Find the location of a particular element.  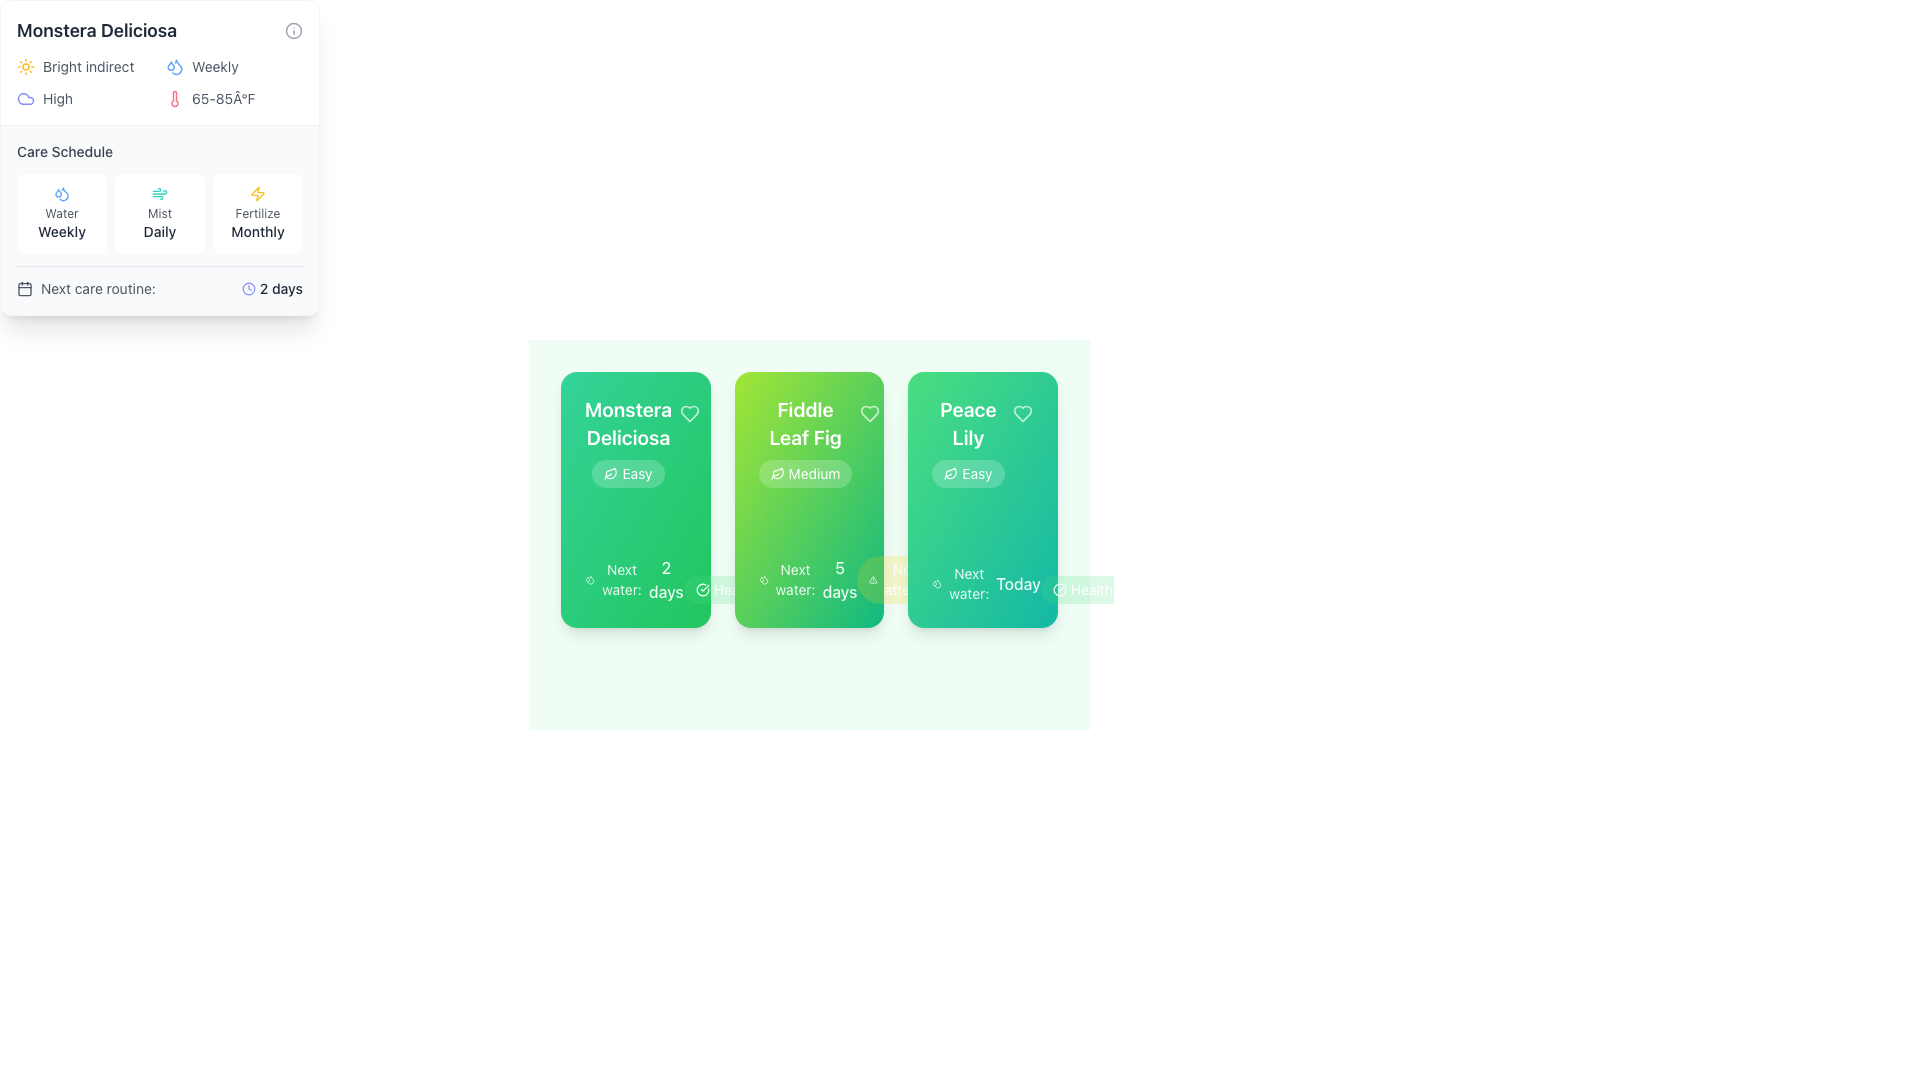

the 'Today' text label, which is displayed in a medium-sized white font on a green background, located at the bottom of the 'Peace Lily' card within the 'Next water:' information area is located at coordinates (1018, 583).